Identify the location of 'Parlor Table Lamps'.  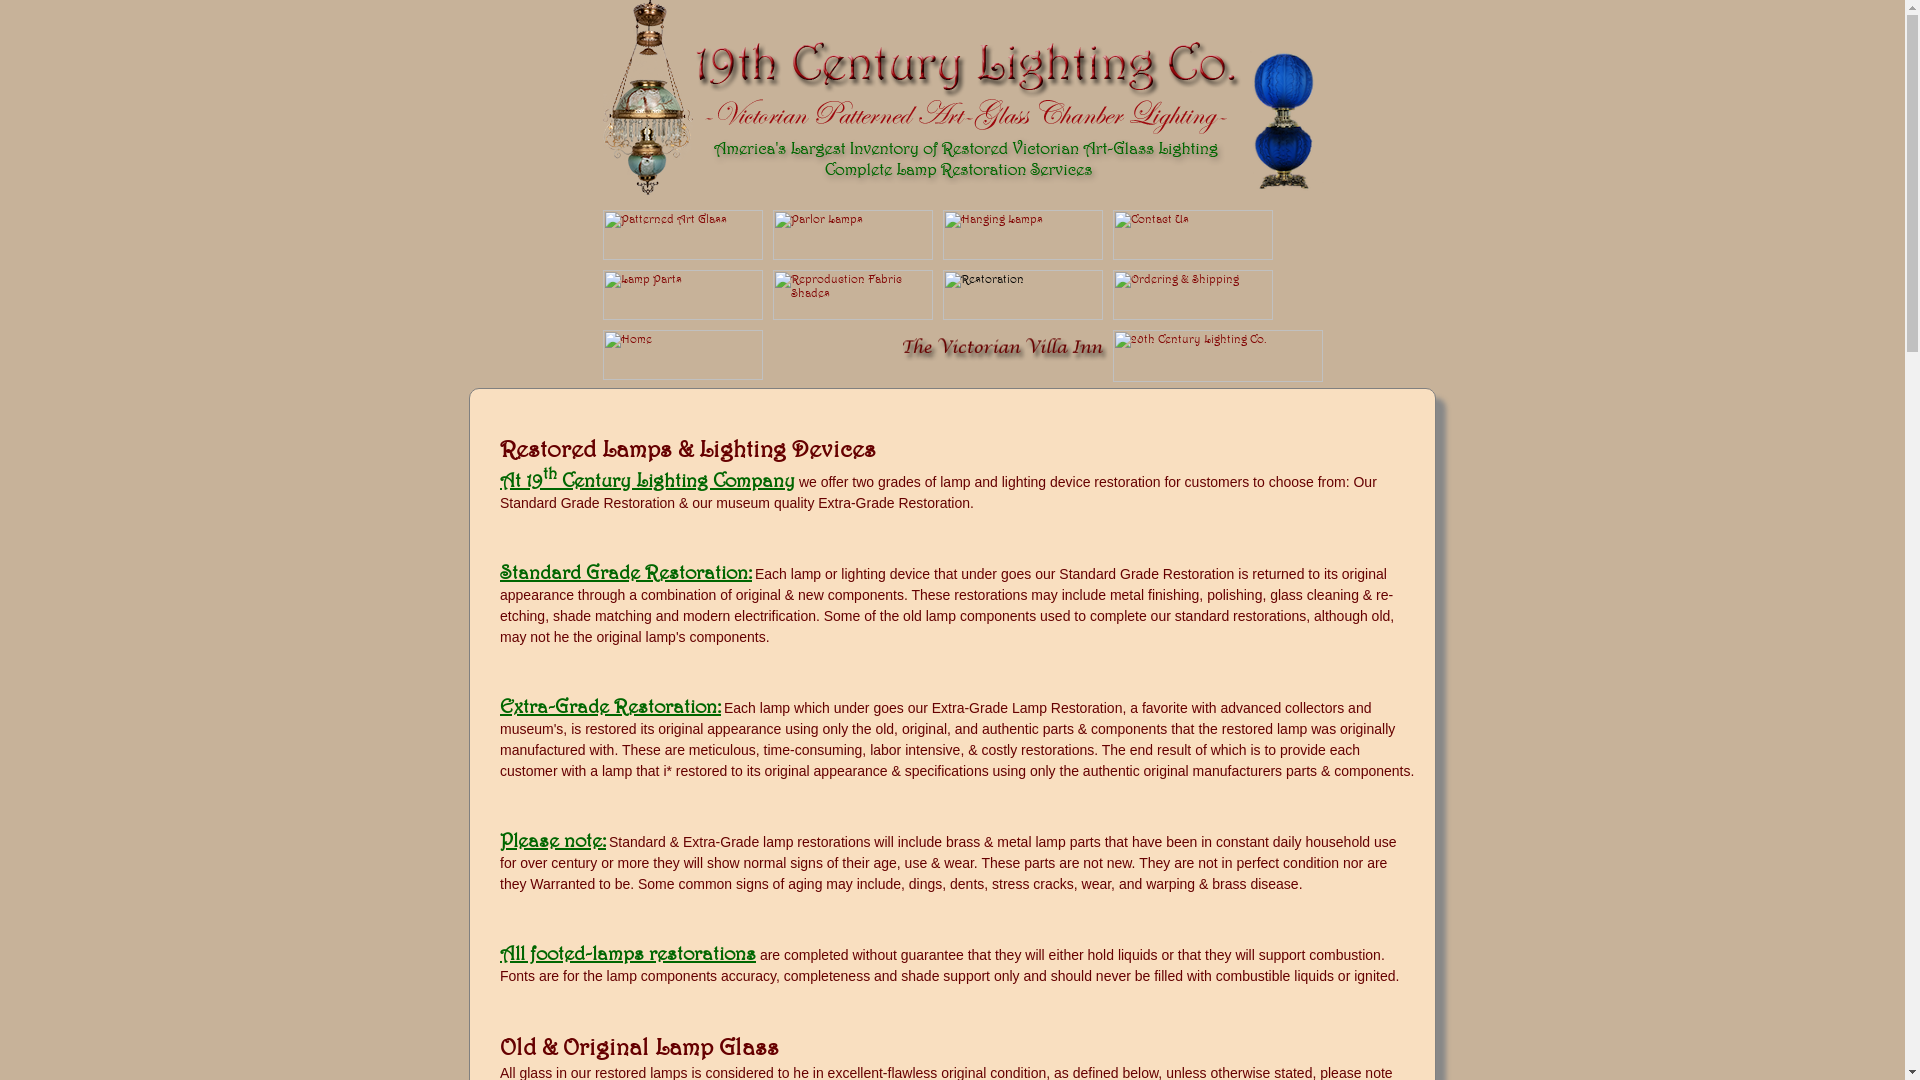
(851, 254).